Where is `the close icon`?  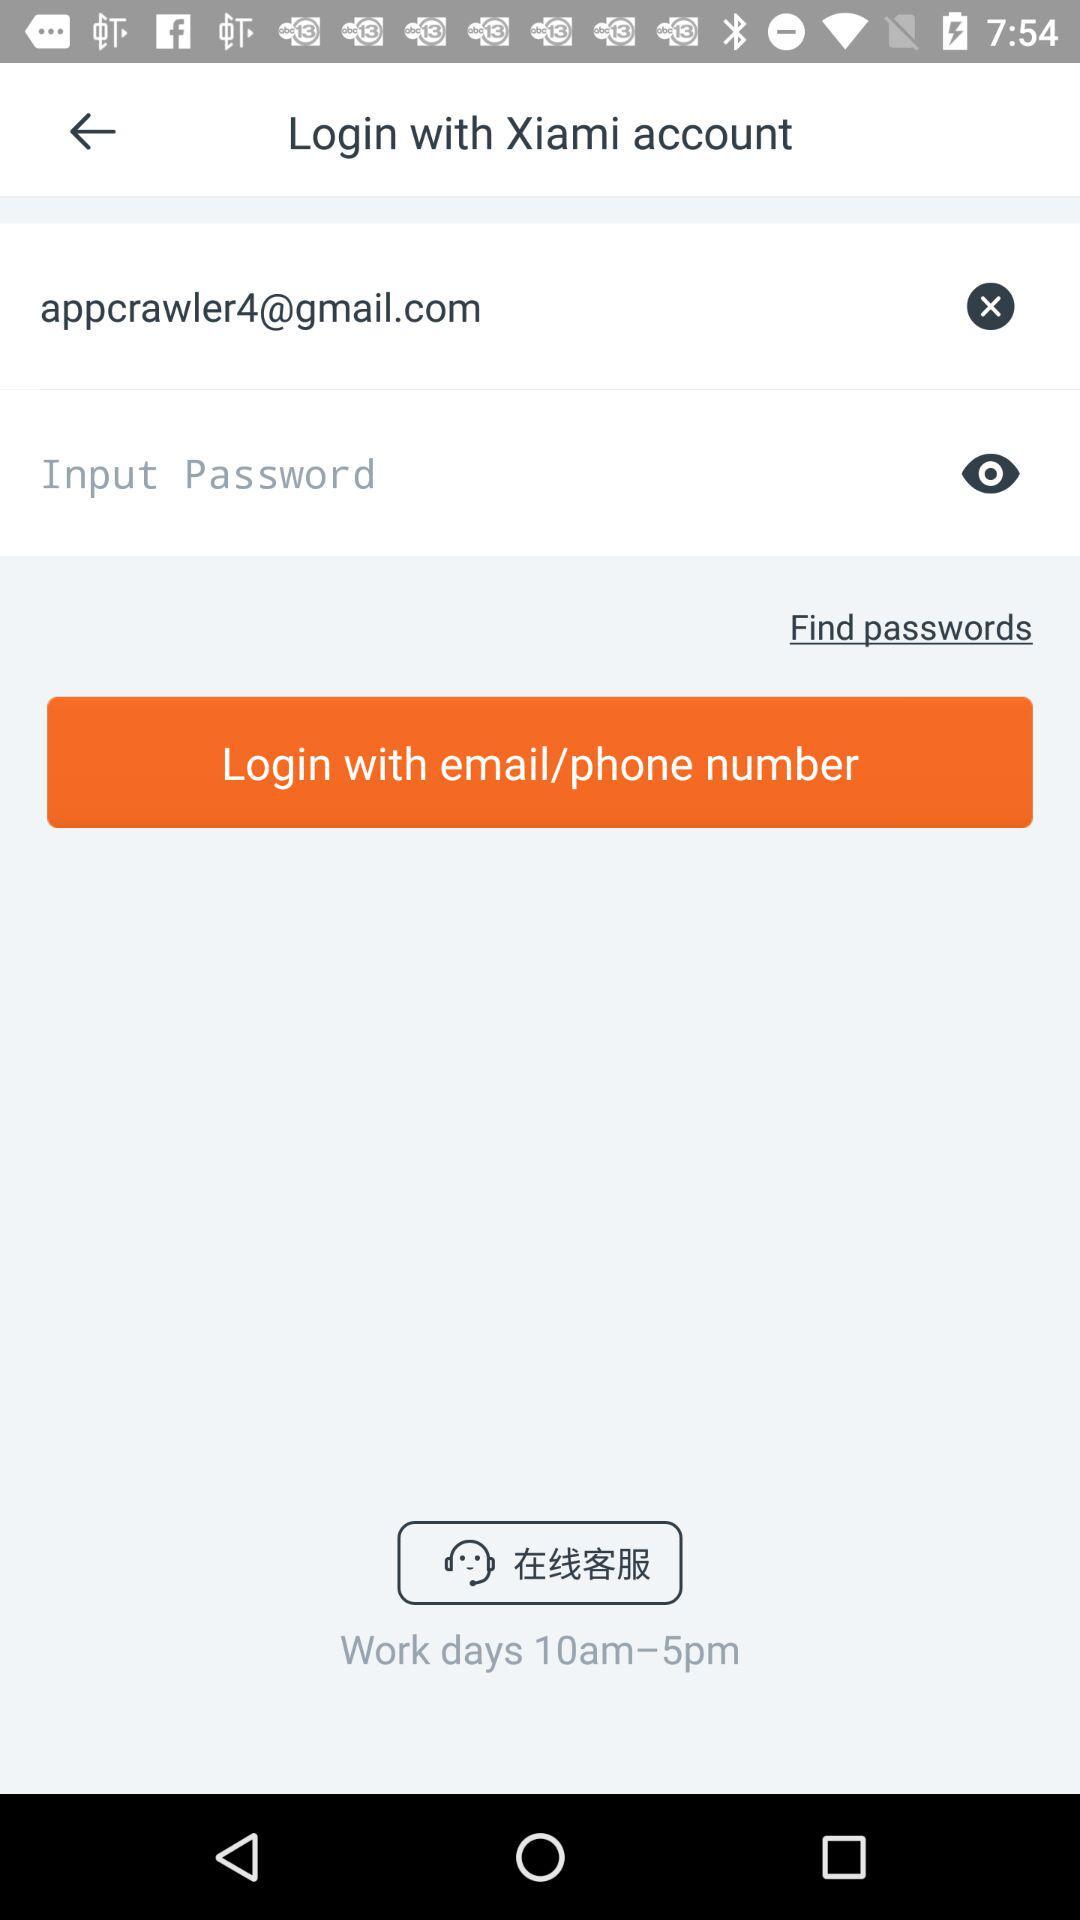
the close icon is located at coordinates (990, 327).